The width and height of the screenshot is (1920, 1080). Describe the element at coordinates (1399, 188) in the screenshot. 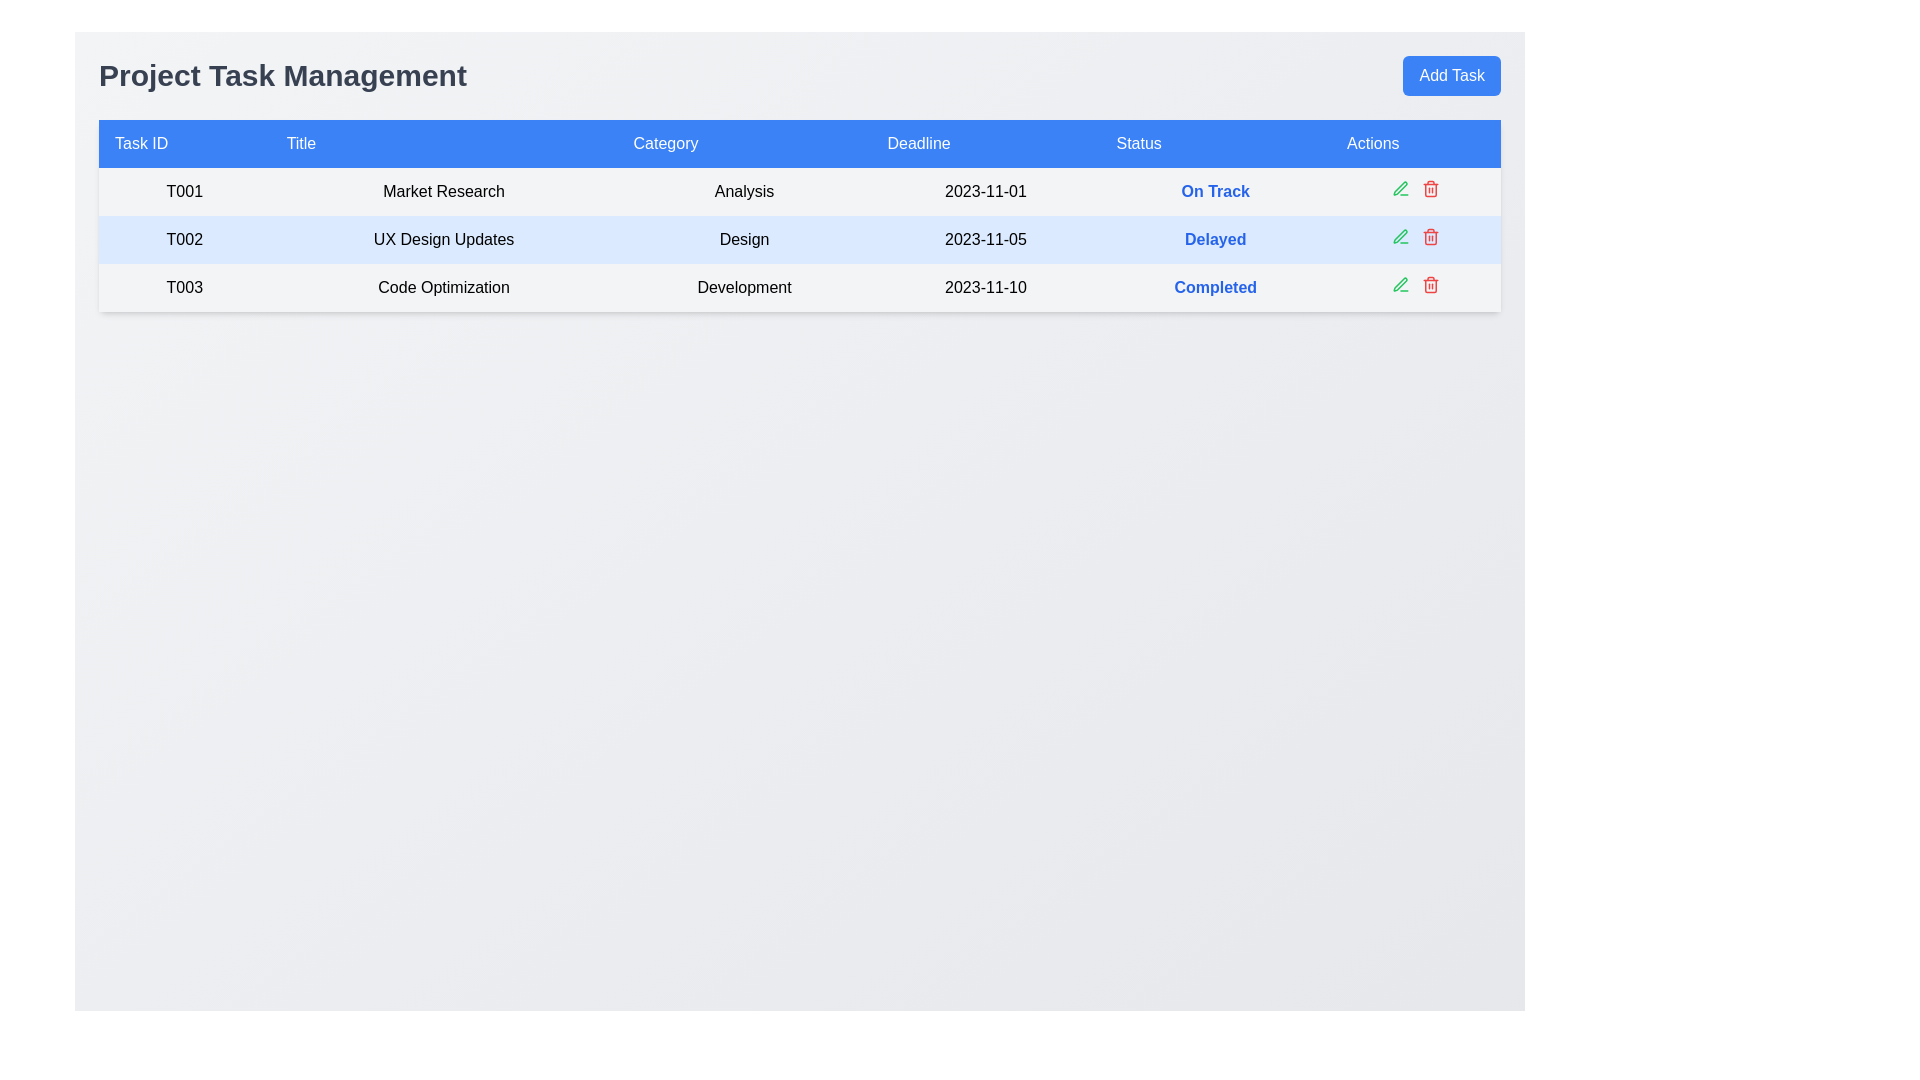

I see `the pen icon in the 'Actions' column of the second row, corresponding to 'UX Design Updates'` at that location.